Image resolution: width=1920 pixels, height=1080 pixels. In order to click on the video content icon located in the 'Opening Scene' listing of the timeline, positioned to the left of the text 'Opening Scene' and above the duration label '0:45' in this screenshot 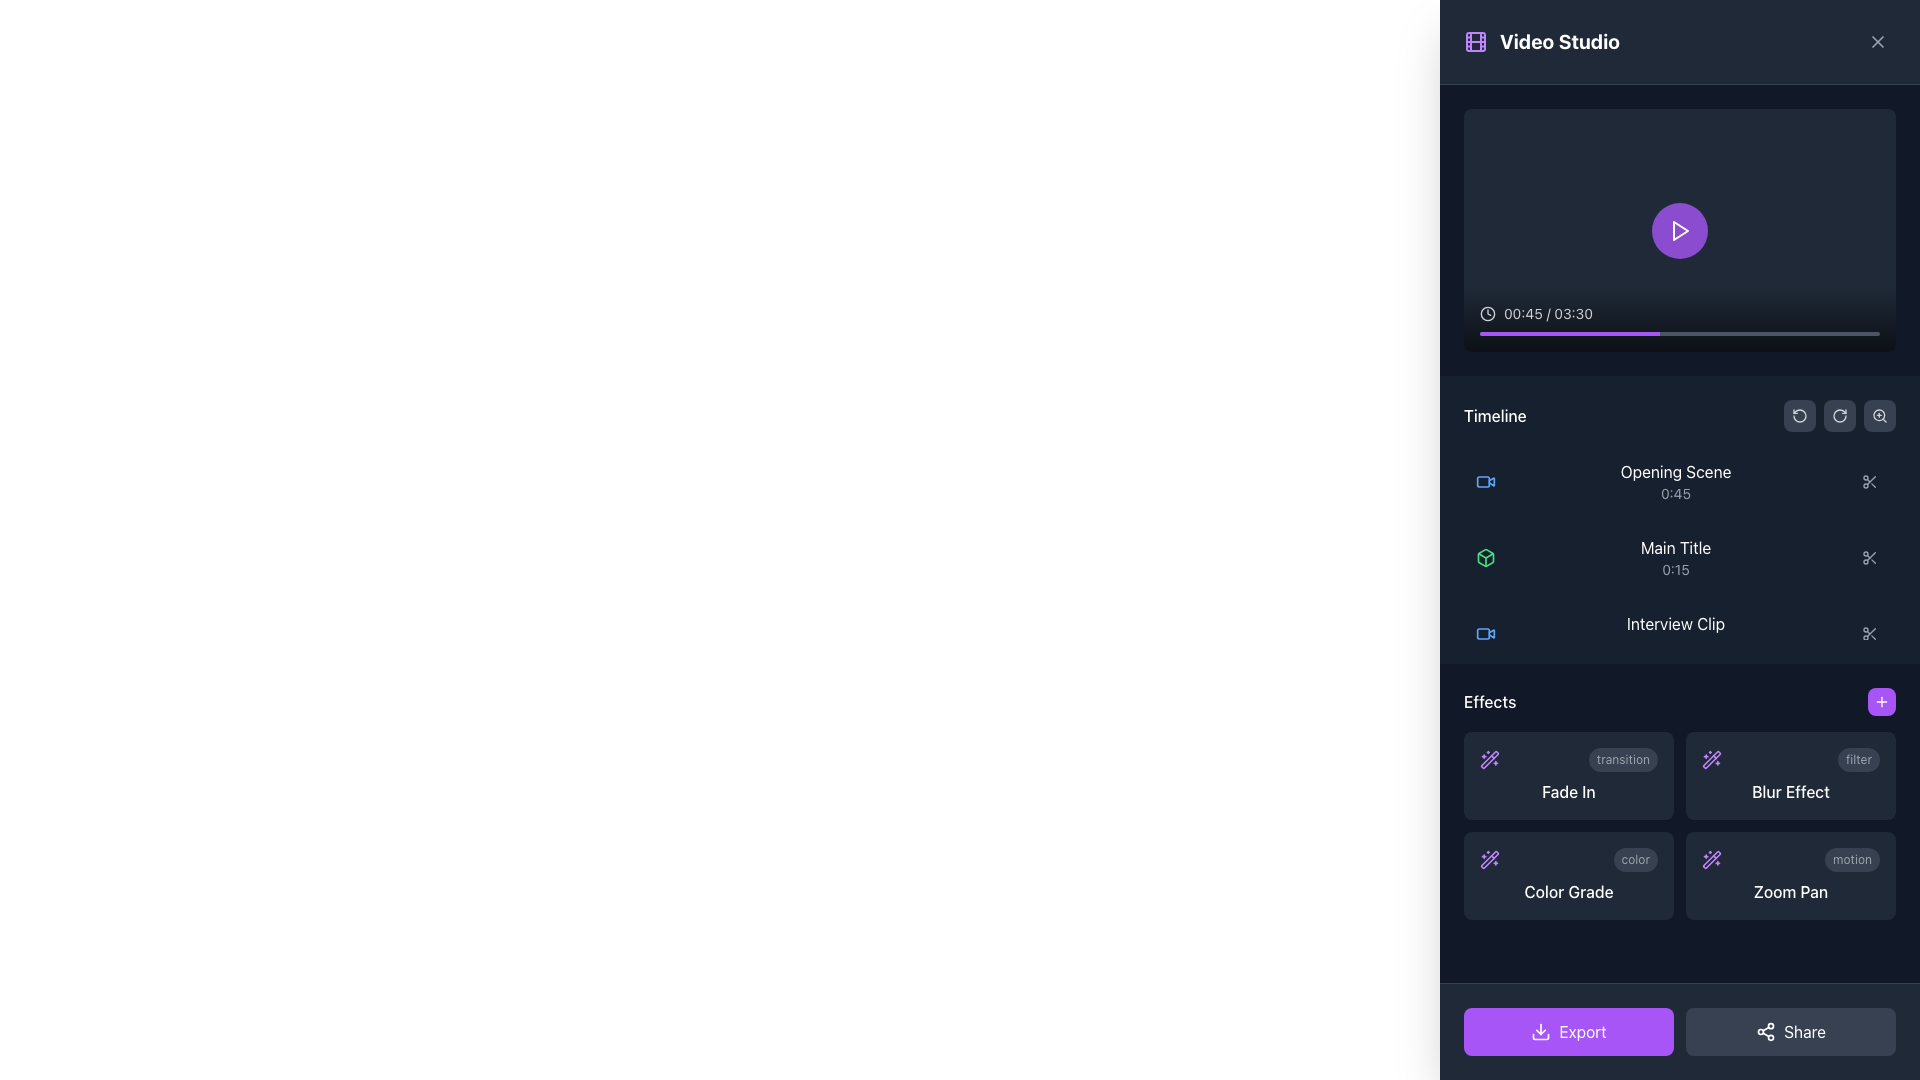, I will do `click(1486, 482)`.